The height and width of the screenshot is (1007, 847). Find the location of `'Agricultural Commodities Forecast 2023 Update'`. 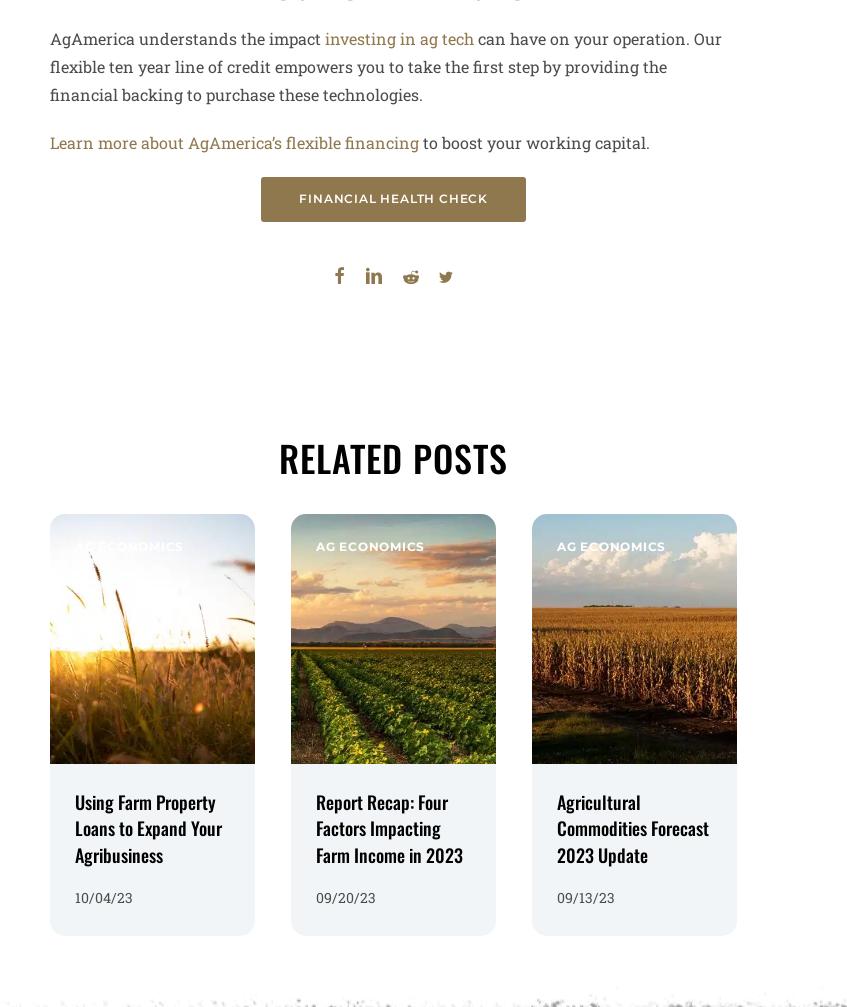

'Agricultural Commodities Forecast 2023 Update' is located at coordinates (631, 820).